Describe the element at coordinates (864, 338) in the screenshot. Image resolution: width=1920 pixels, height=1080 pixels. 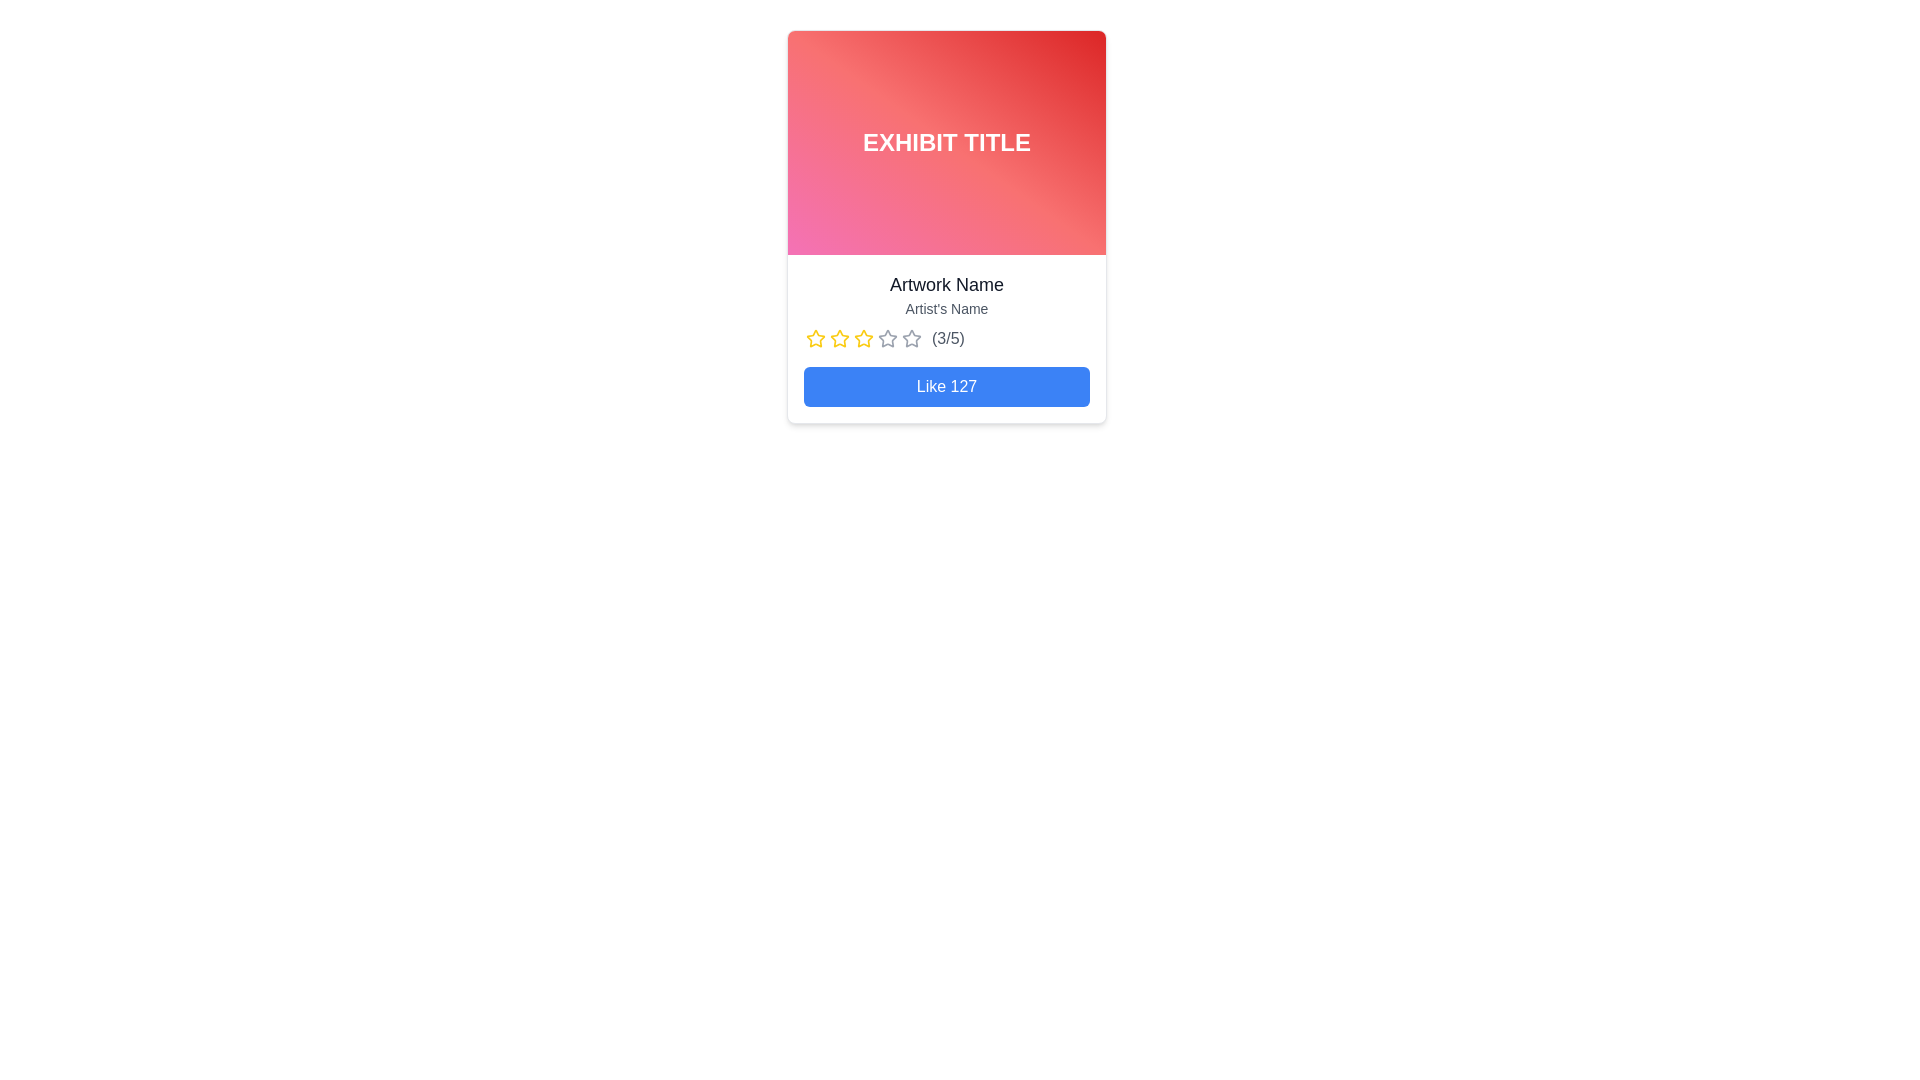
I see `the fourth yellow rating star icon to change the rating` at that location.